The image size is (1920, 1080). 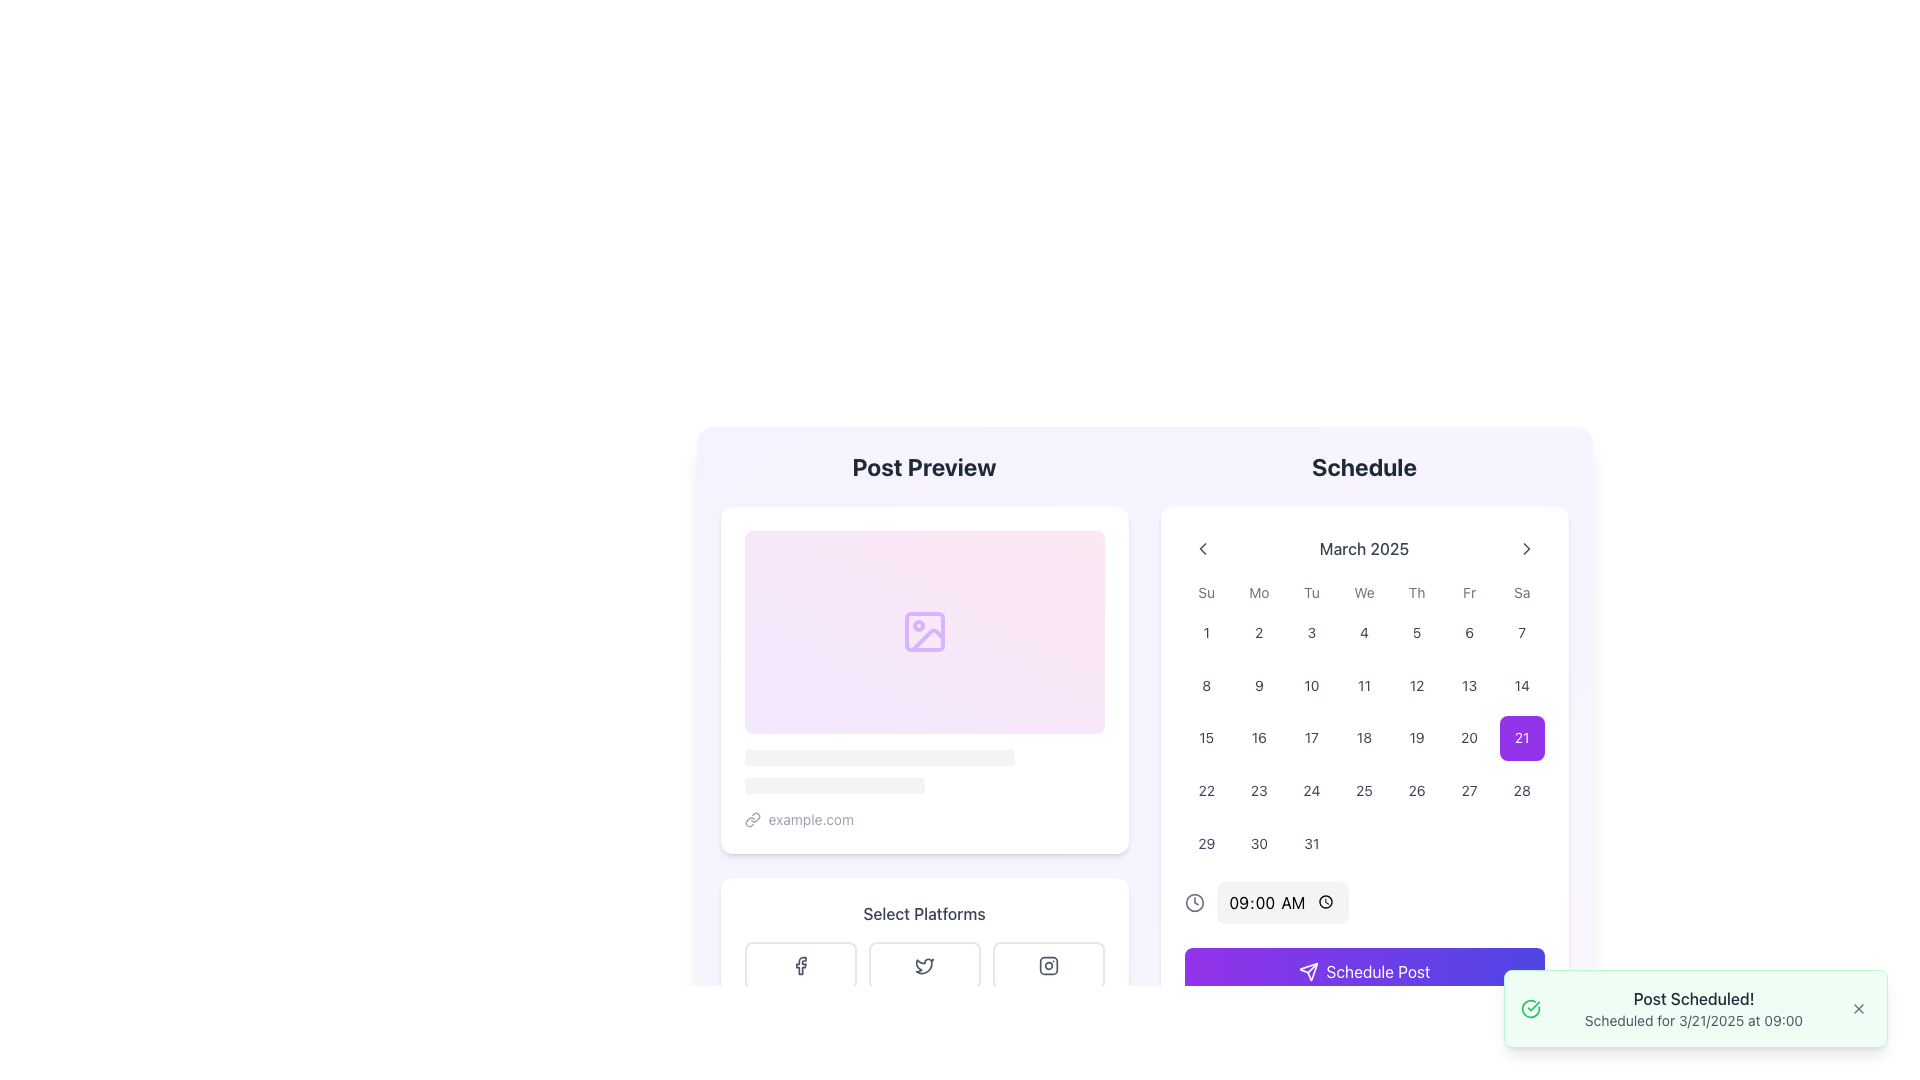 What do you see at coordinates (1363, 592) in the screenshot?
I see `the text label indicating 'Wednesday' in the calendar view, which is the fourth column in the weekday abbreviation header` at bounding box center [1363, 592].